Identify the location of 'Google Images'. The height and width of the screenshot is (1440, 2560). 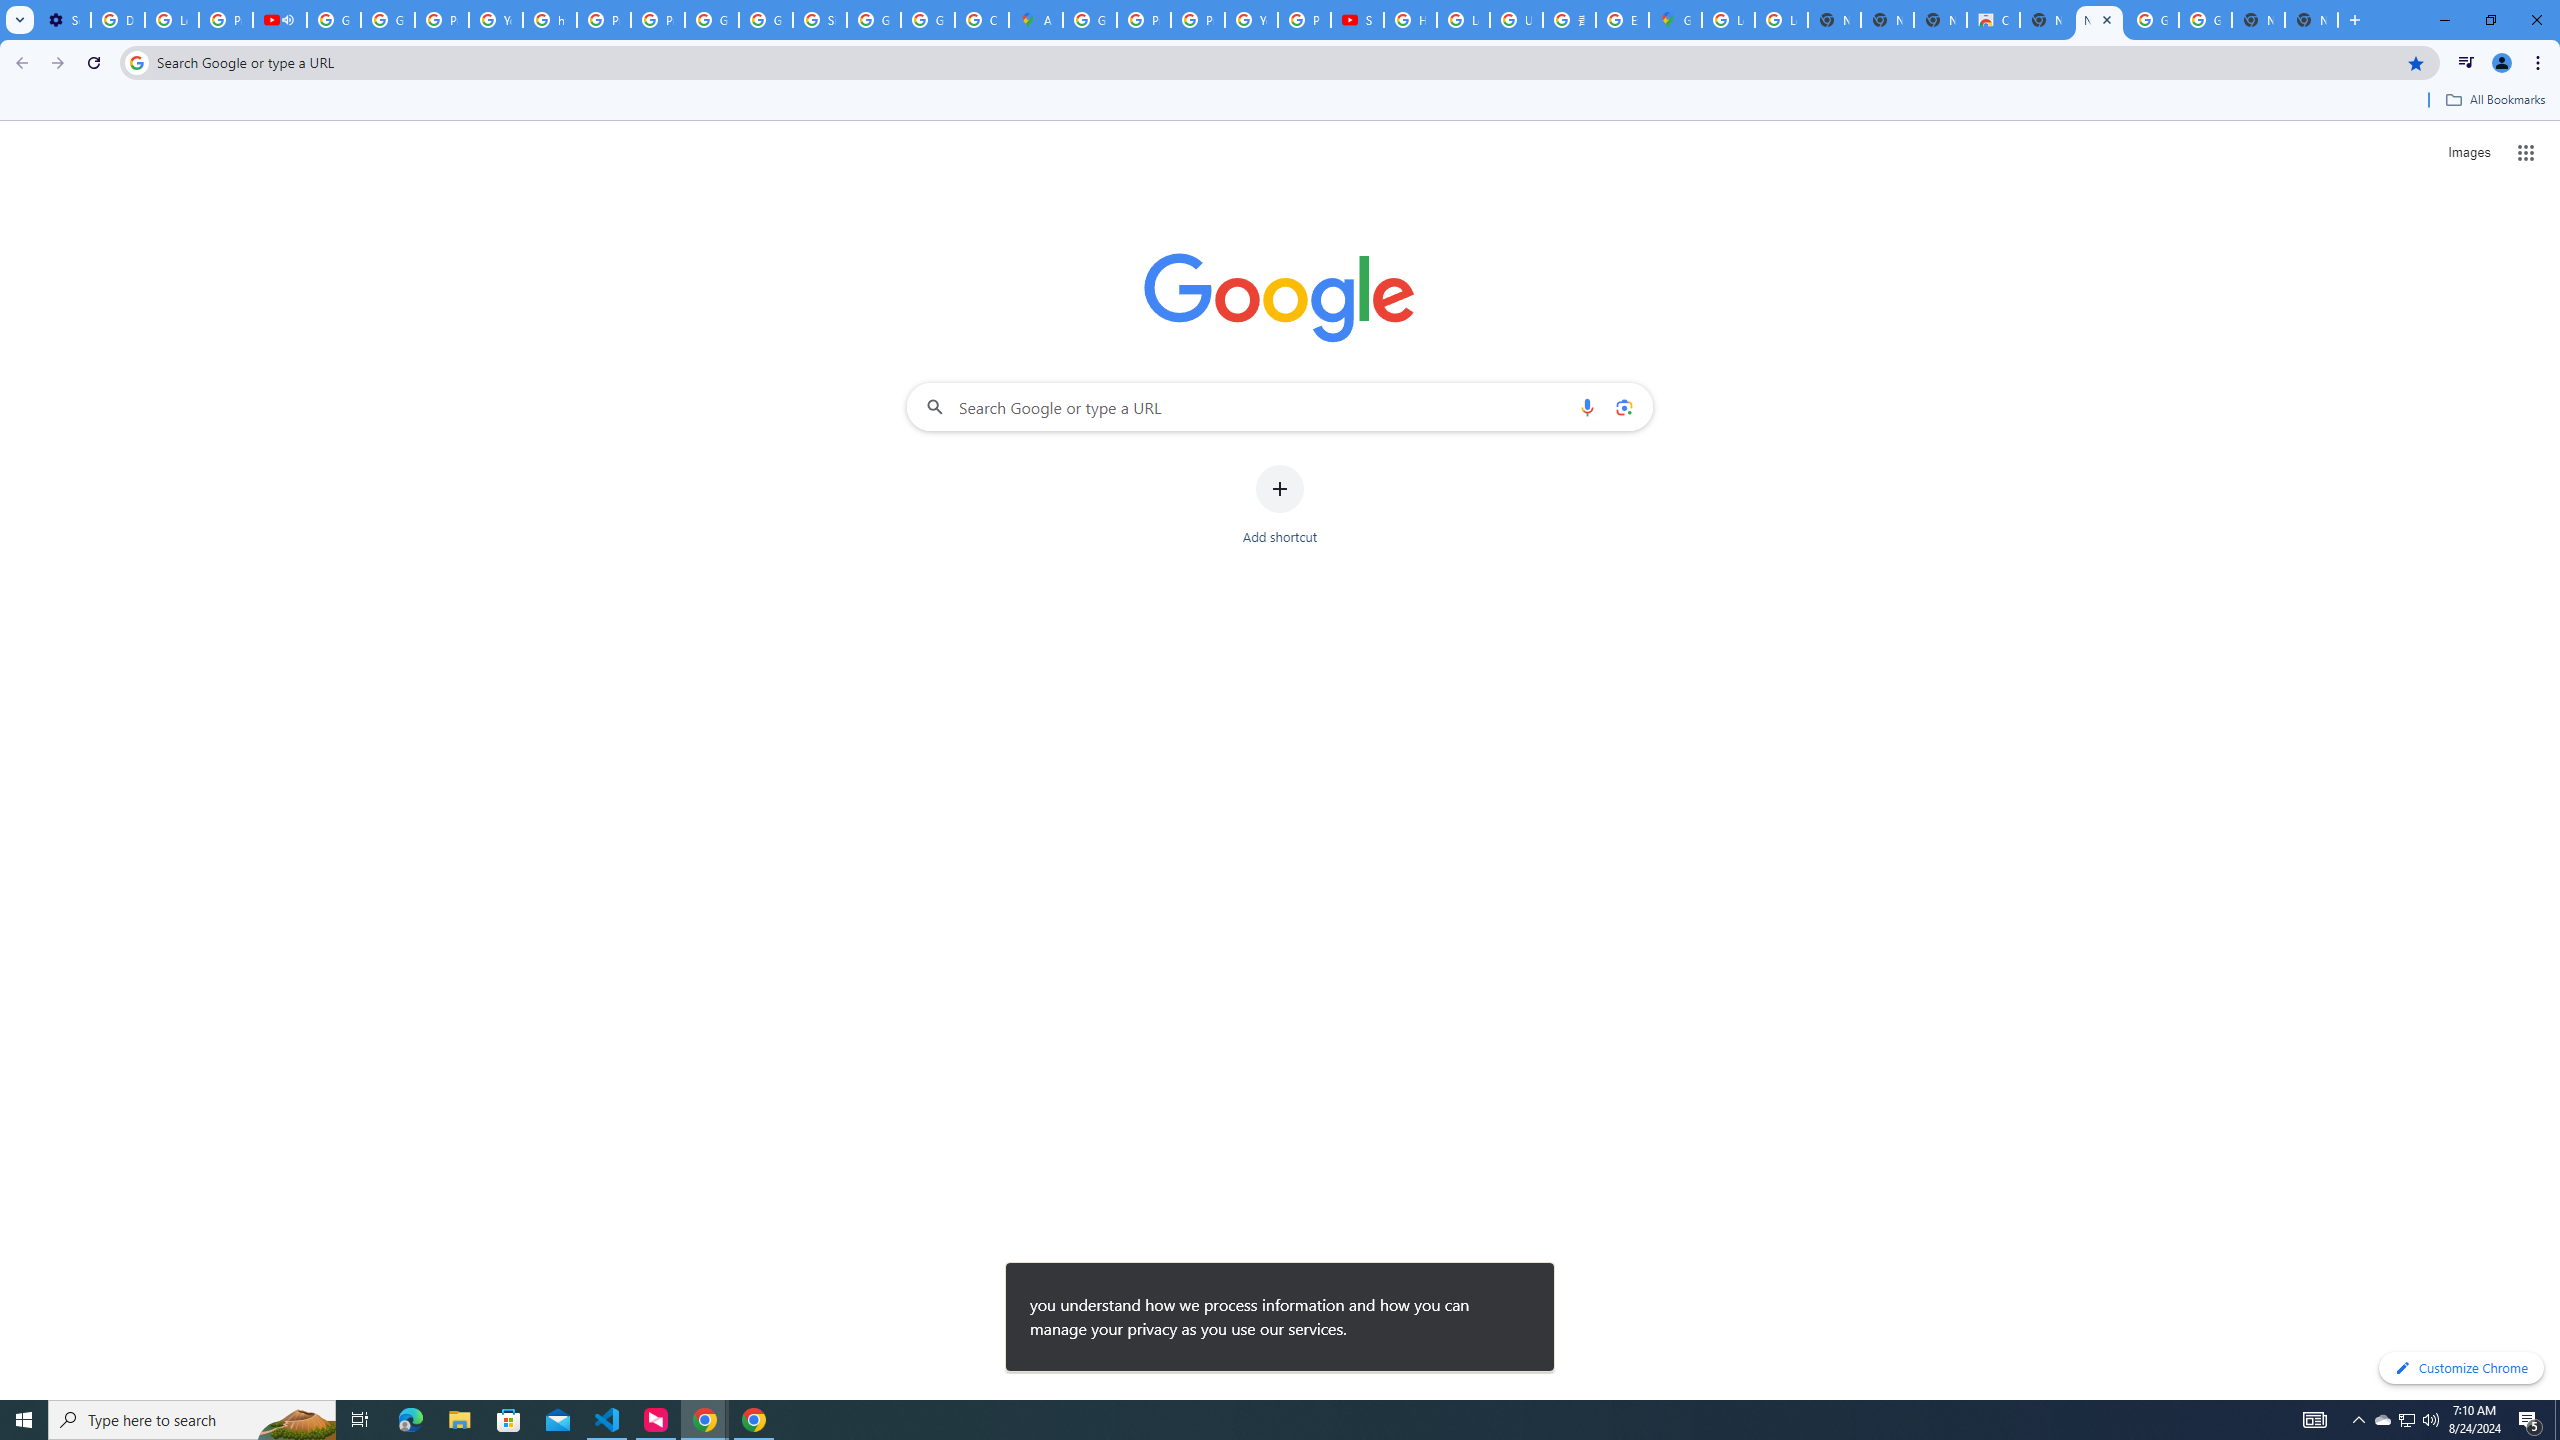
(2152, 19).